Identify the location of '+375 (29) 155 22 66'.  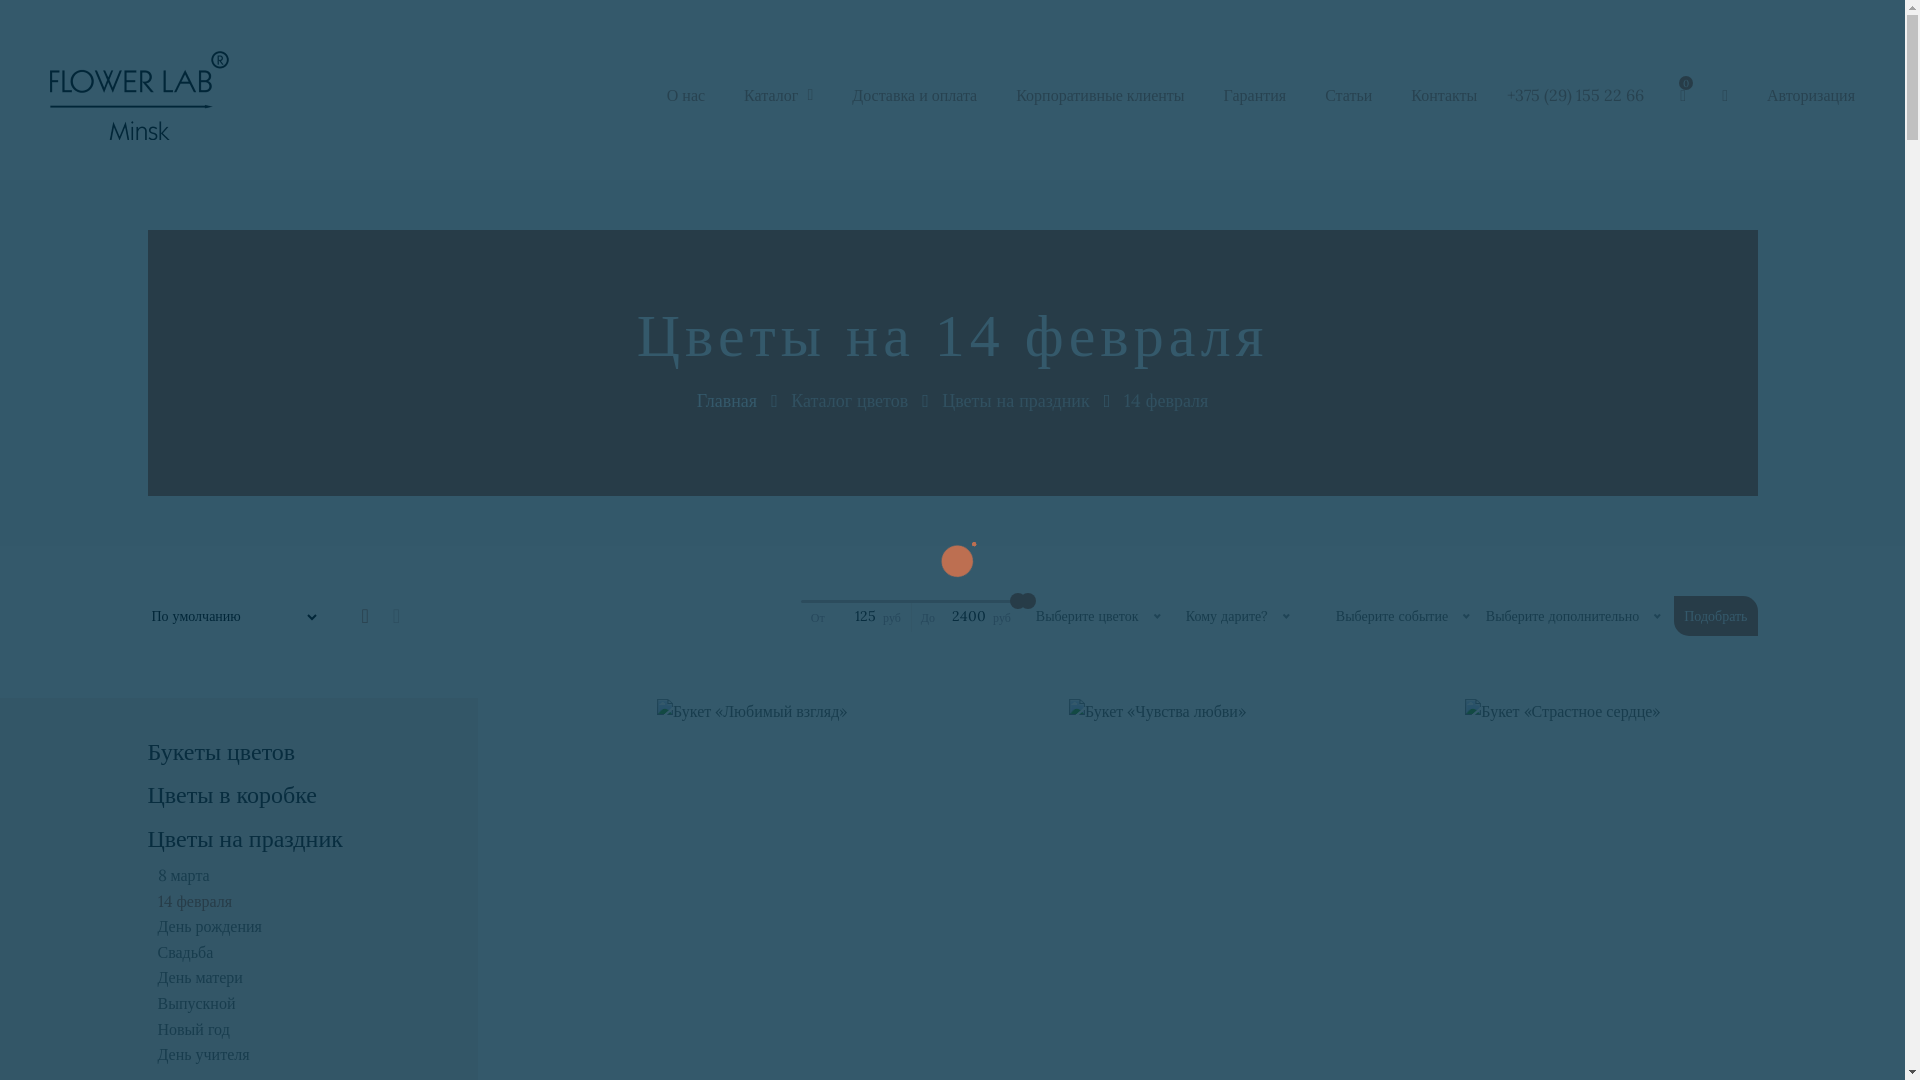
(1574, 95).